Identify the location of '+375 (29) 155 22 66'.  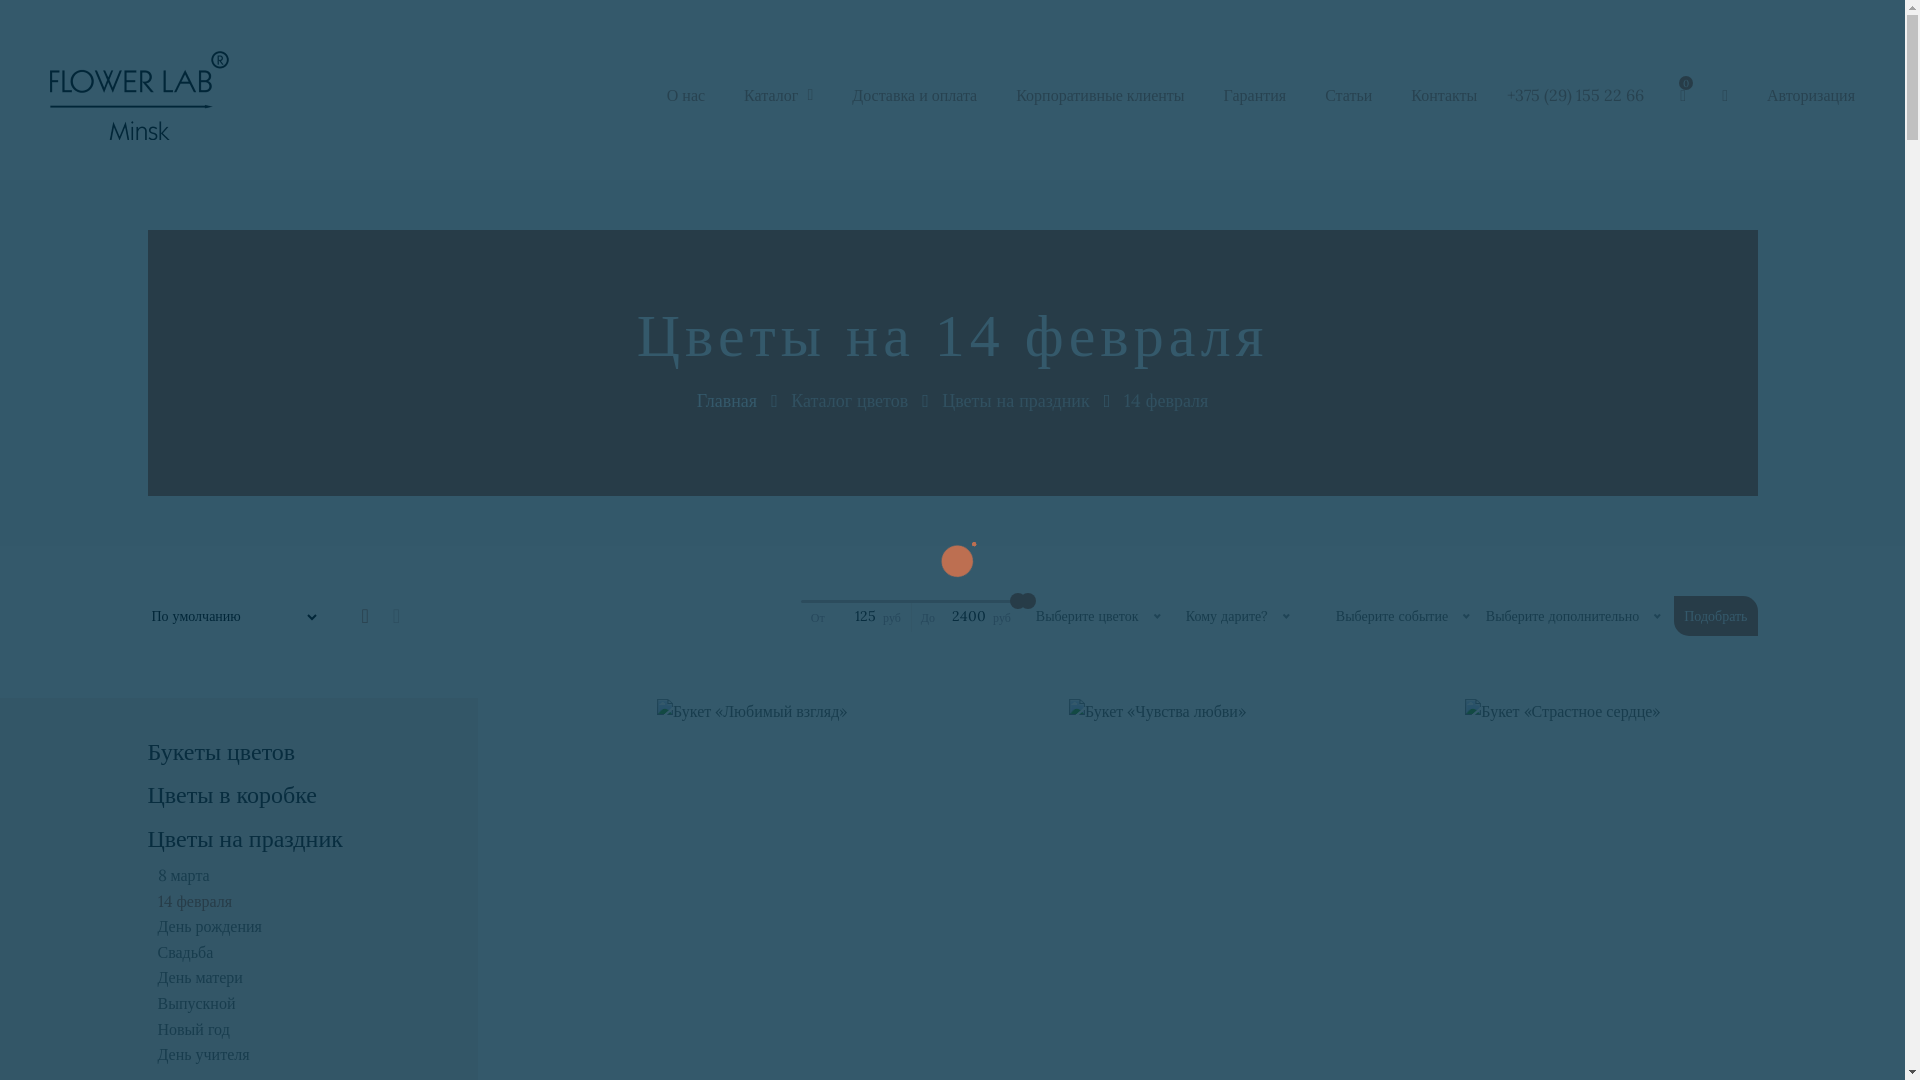
(1574, 95).